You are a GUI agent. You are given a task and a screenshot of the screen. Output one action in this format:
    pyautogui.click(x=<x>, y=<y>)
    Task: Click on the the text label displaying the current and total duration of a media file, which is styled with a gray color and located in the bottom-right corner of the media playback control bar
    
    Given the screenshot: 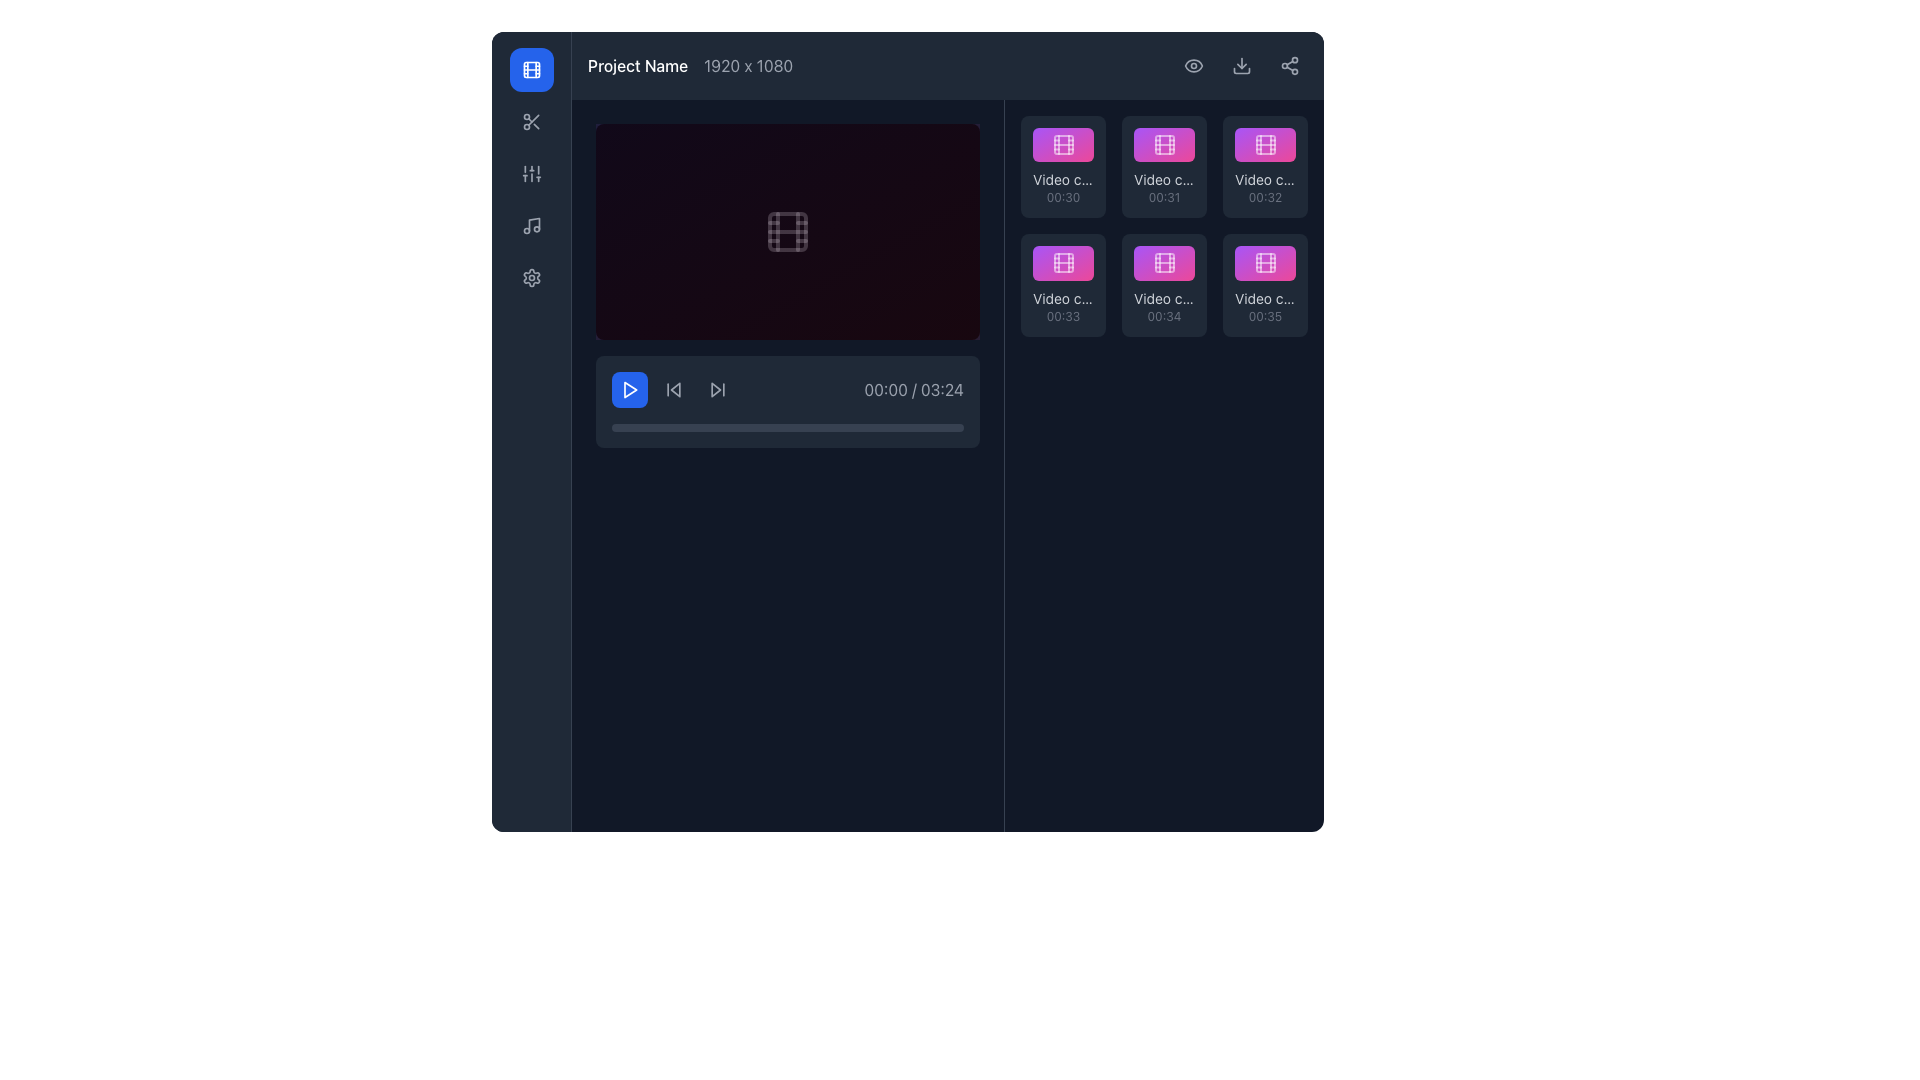 What is the action you would take?
    pyautogui.click(x=913, y=389)
    